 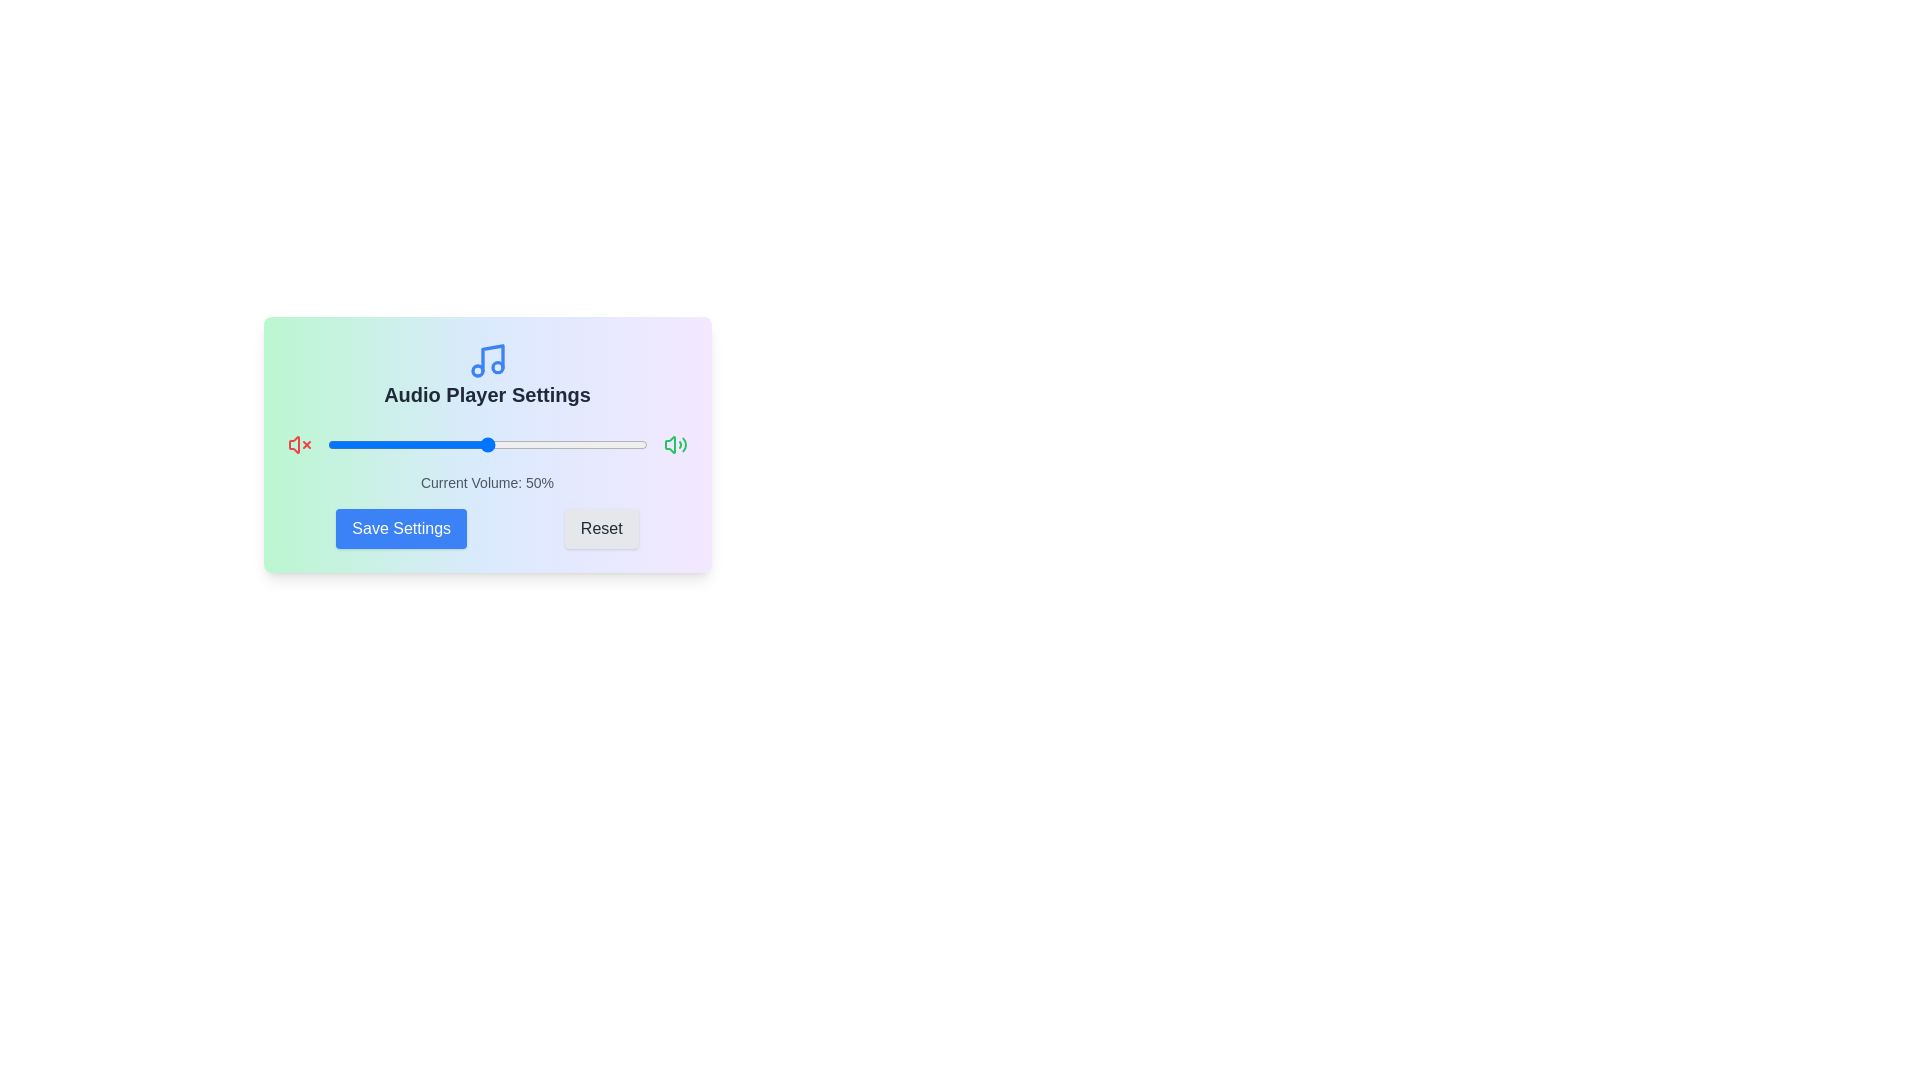 What do you see at coordinates (400, 527) in the screenshot?
I see `the blue rectangular 'Save Settings' button with white text located at the bottom-left corner of the modal` at bounding box center [400, 527].